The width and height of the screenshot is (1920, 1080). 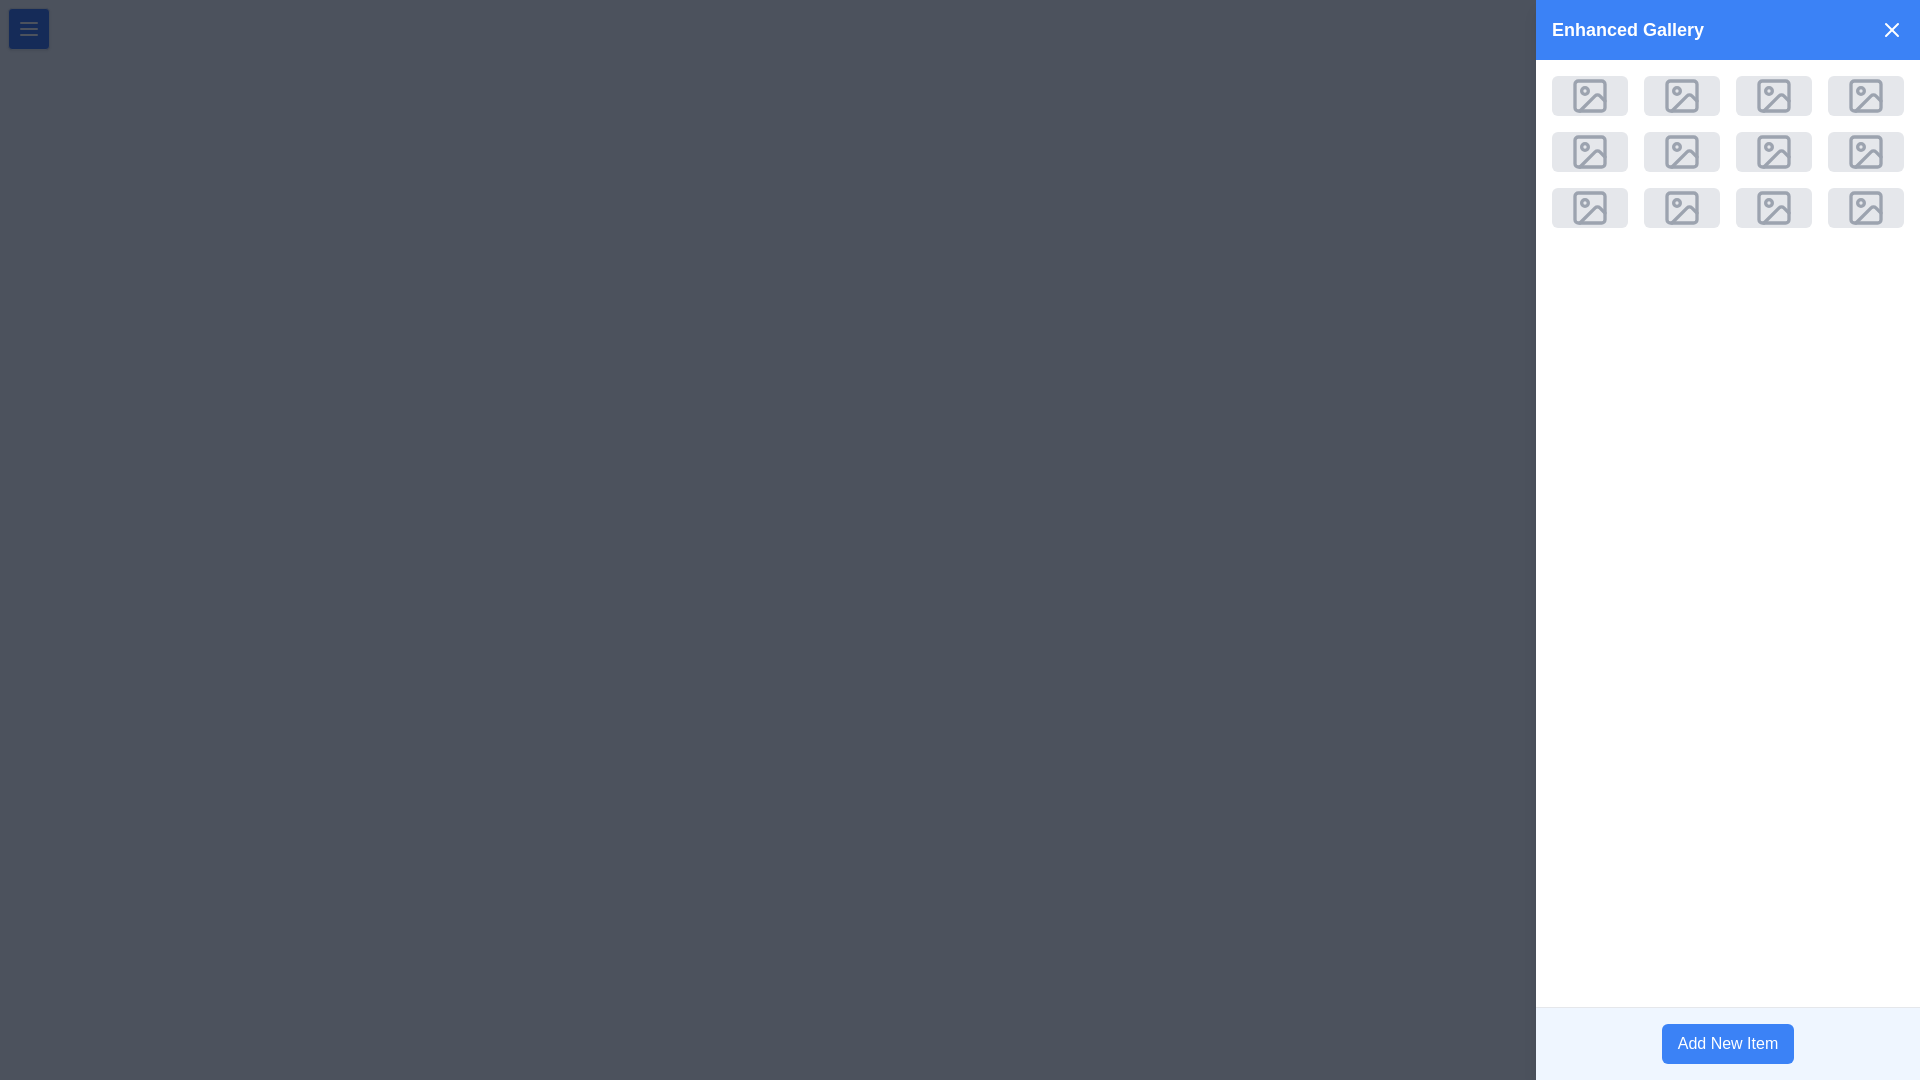 What do you see at coordinates (1865, 96) in the screenshot?
I see `the zoom icon in the top-right corner of the Enhanced Gallery panel` at bounding box center [1865, 96].